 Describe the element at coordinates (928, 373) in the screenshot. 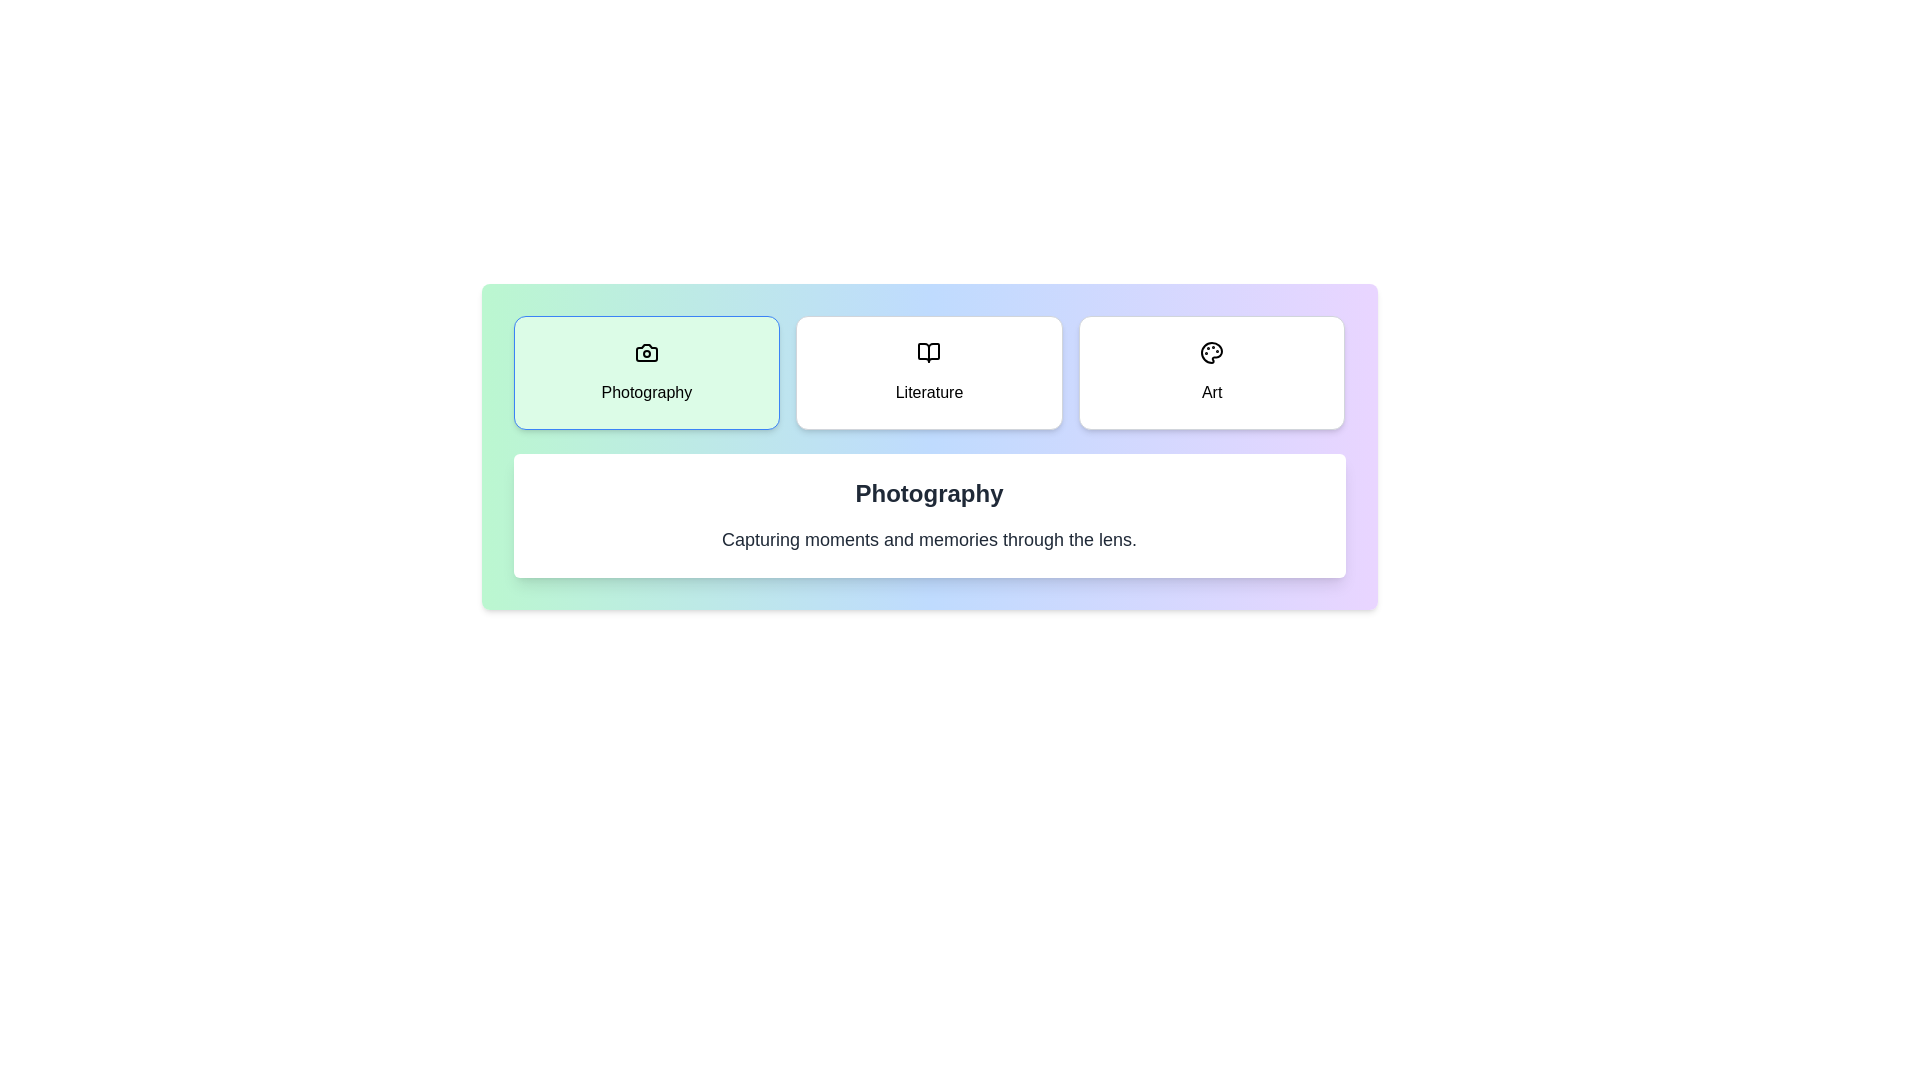

I see `the 'Literature' button` at that location.